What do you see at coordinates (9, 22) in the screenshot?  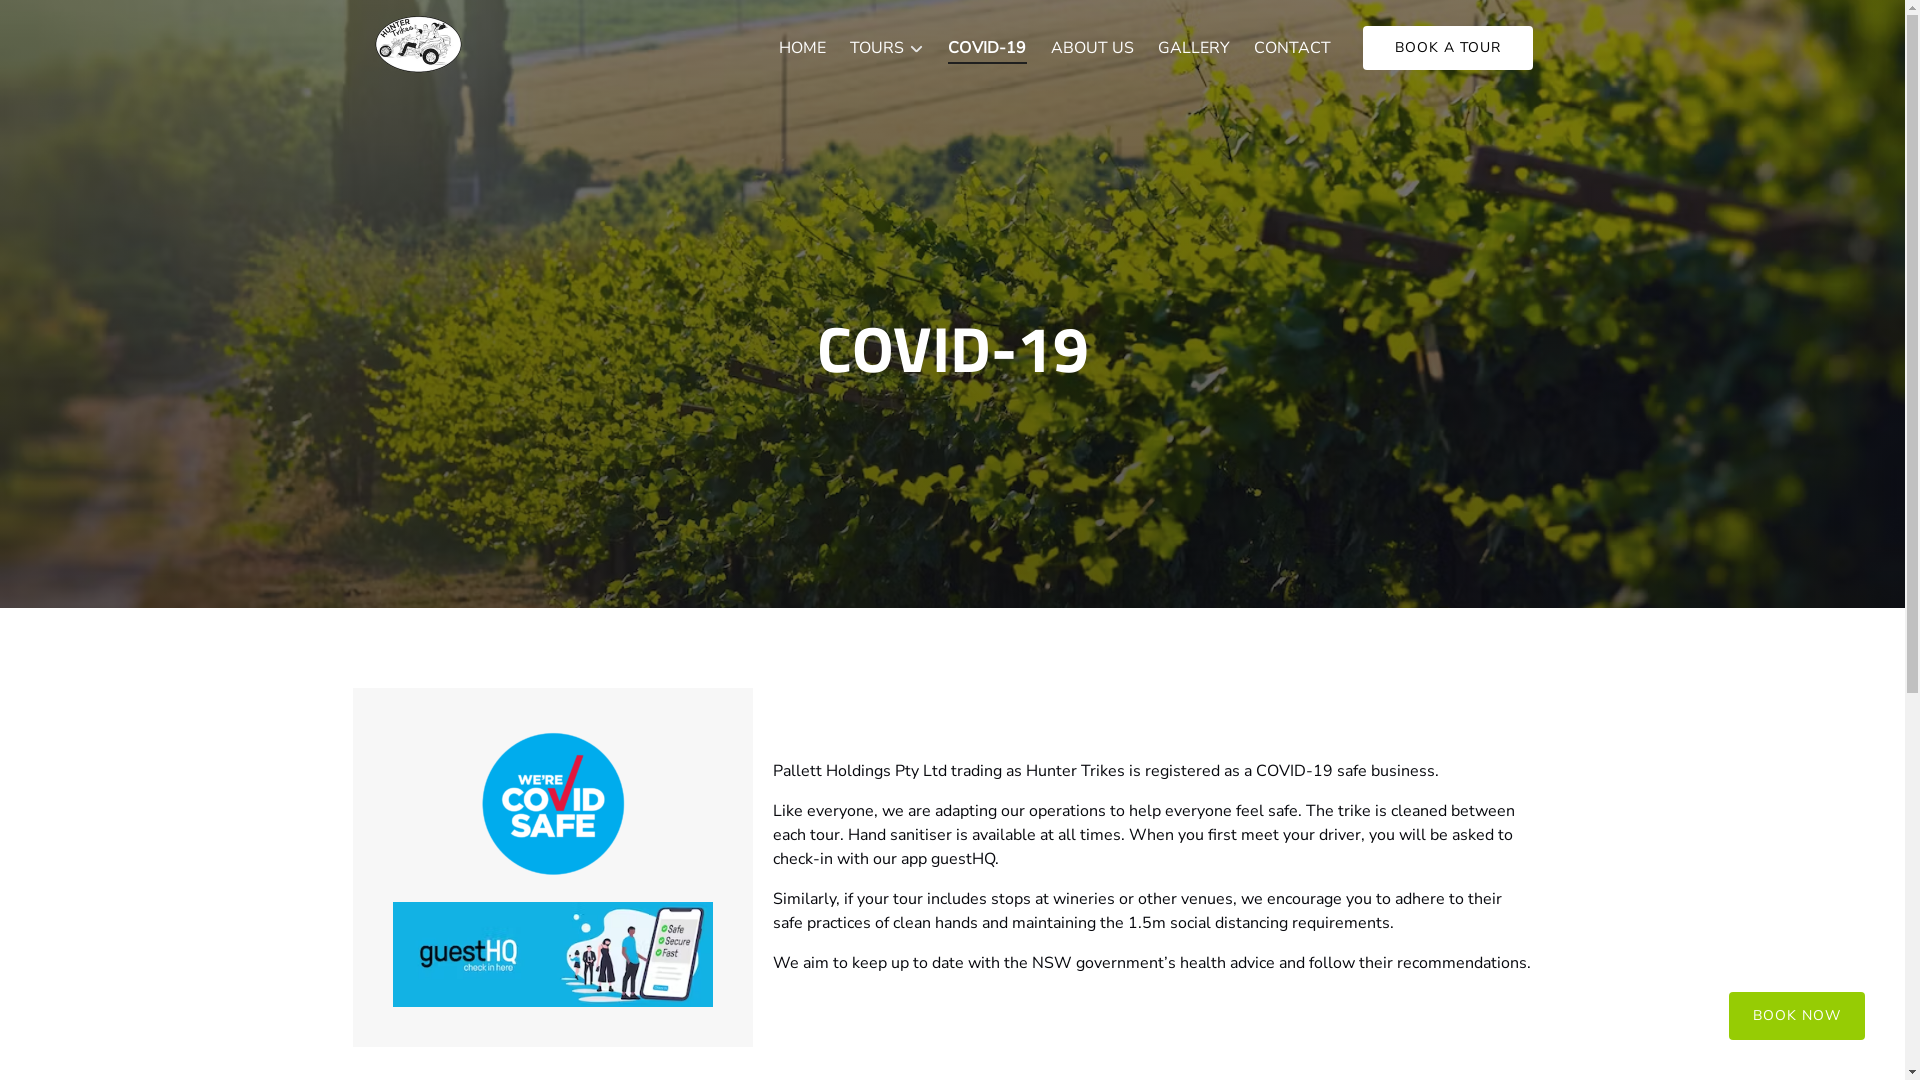 I see `'Skip to content'` at bounding box center [9, 22].